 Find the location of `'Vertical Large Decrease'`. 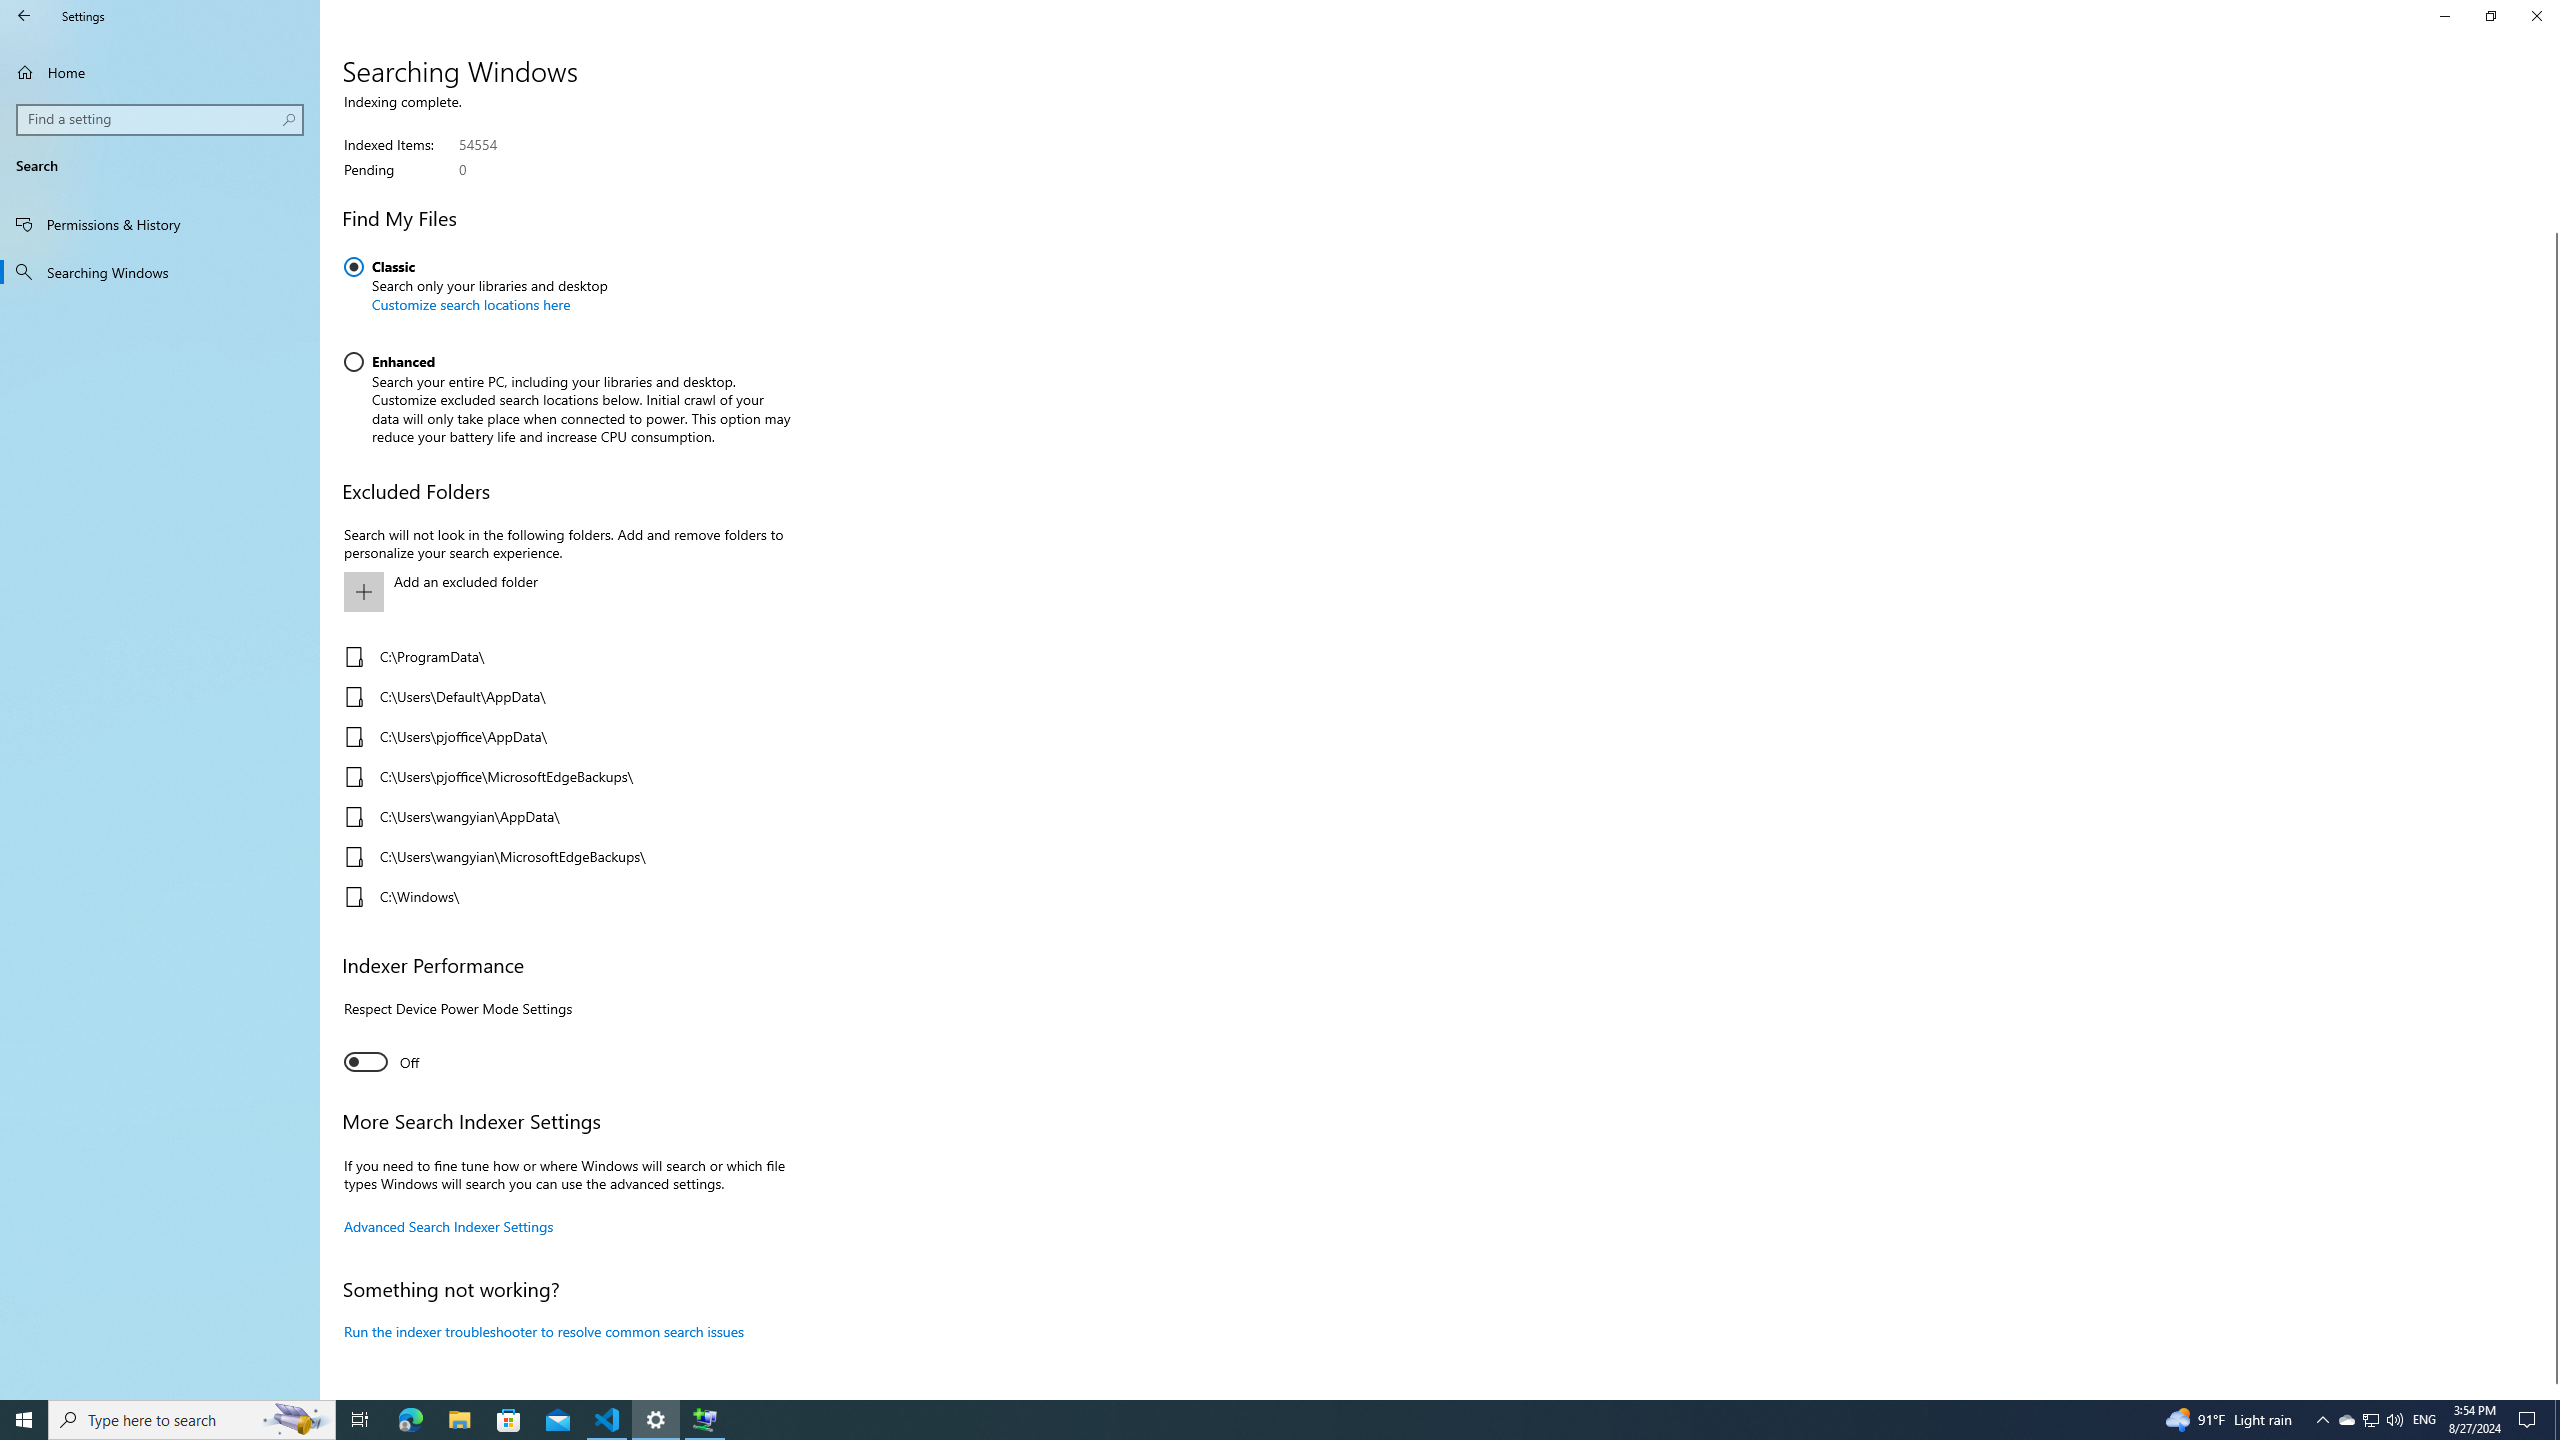

'Vertical Large Decrease' is located at coordinates (2551, 172).